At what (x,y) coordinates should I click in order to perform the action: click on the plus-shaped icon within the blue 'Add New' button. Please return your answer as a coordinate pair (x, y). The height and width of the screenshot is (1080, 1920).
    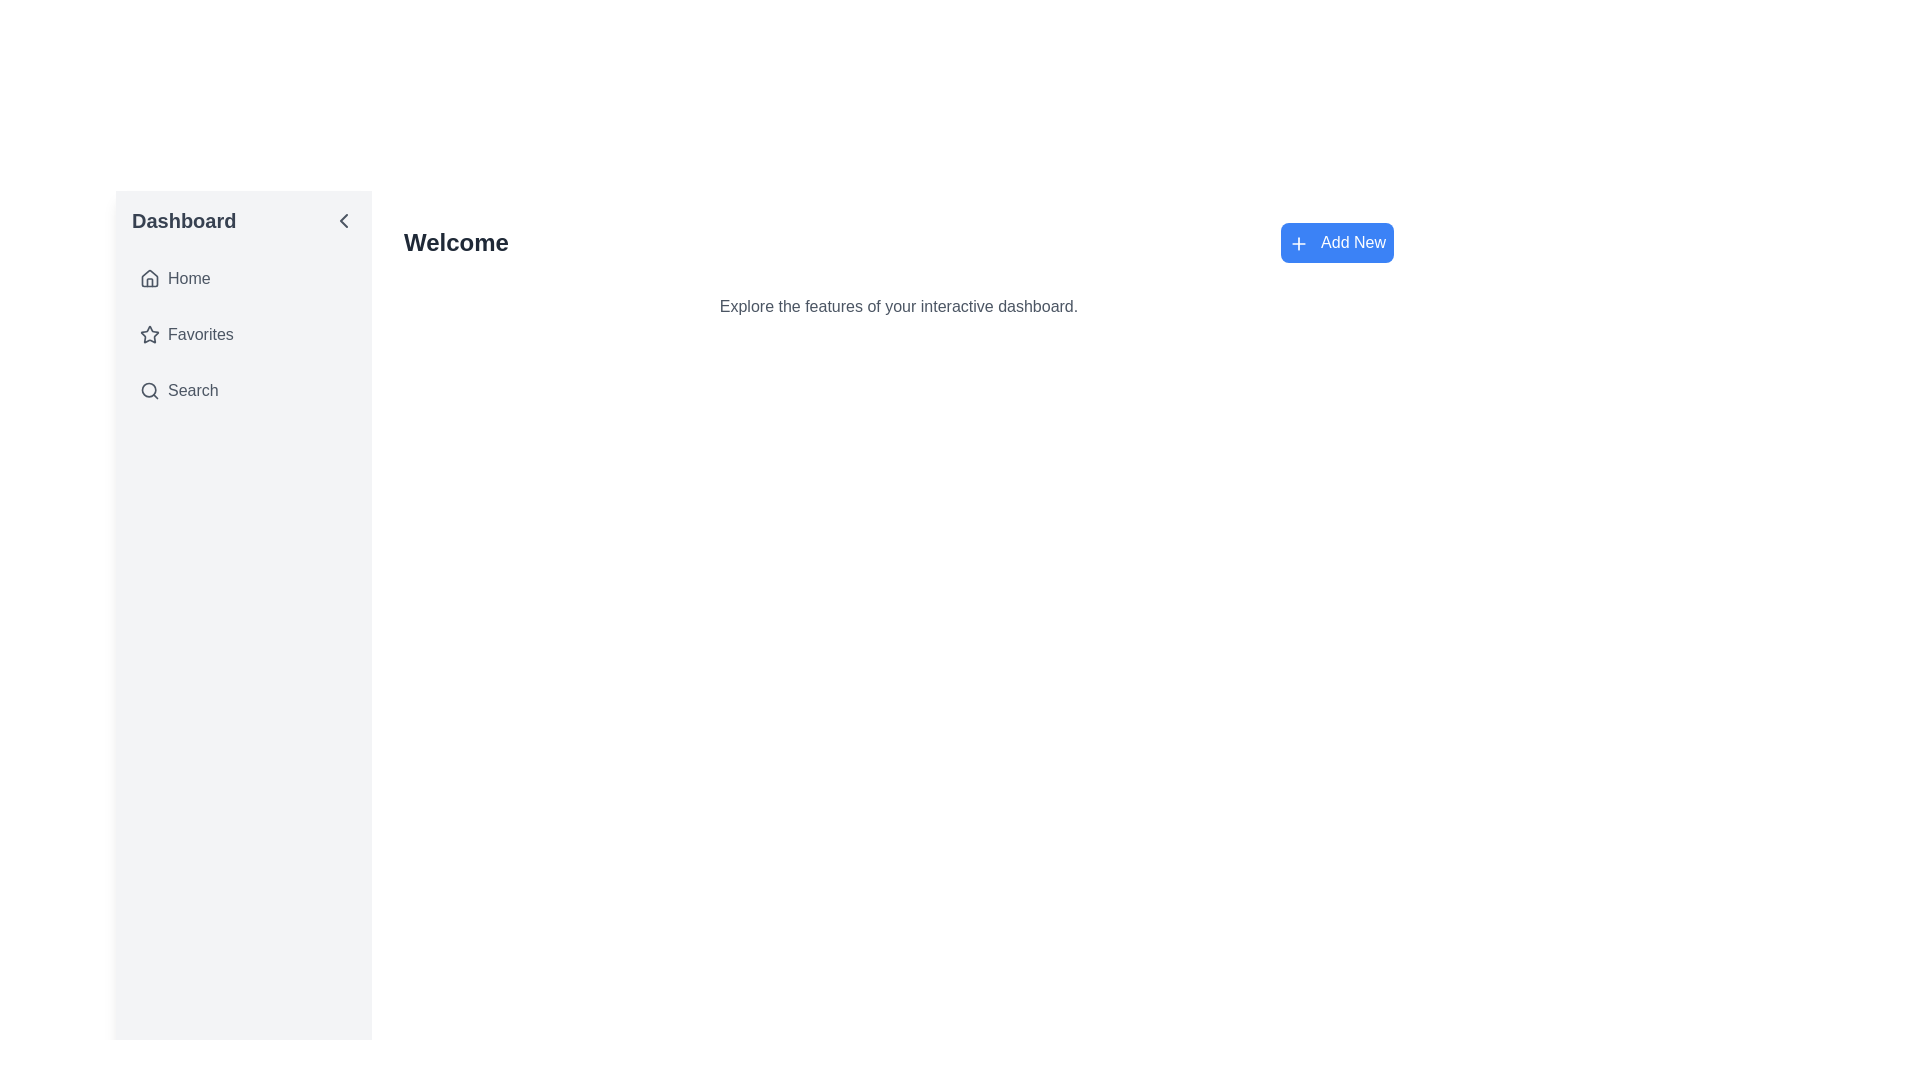
    Looking at the image, I should click on (1298, 242).